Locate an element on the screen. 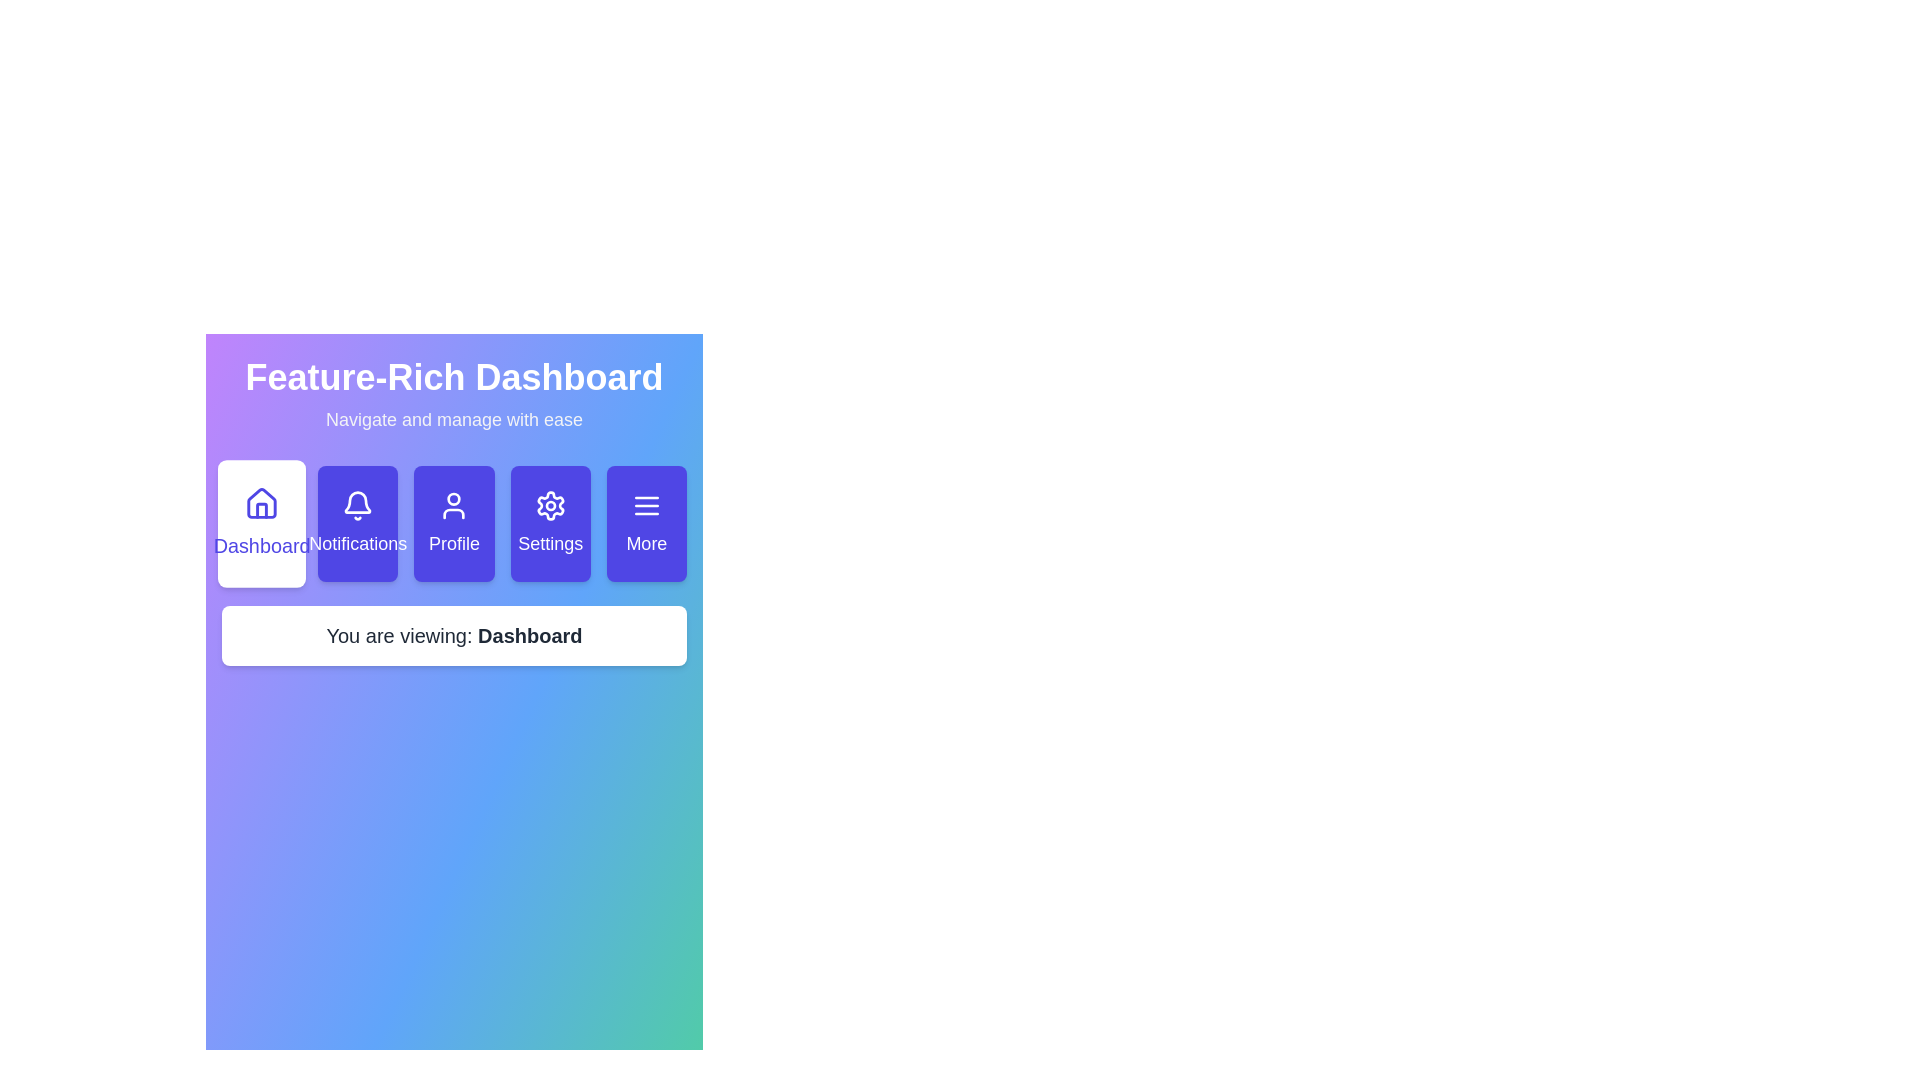 This screenshot has width=1920, height=1080. the 'Dashboard' navigational button to redirect to the dashboard section of the application is located at coordinates (261, 523).